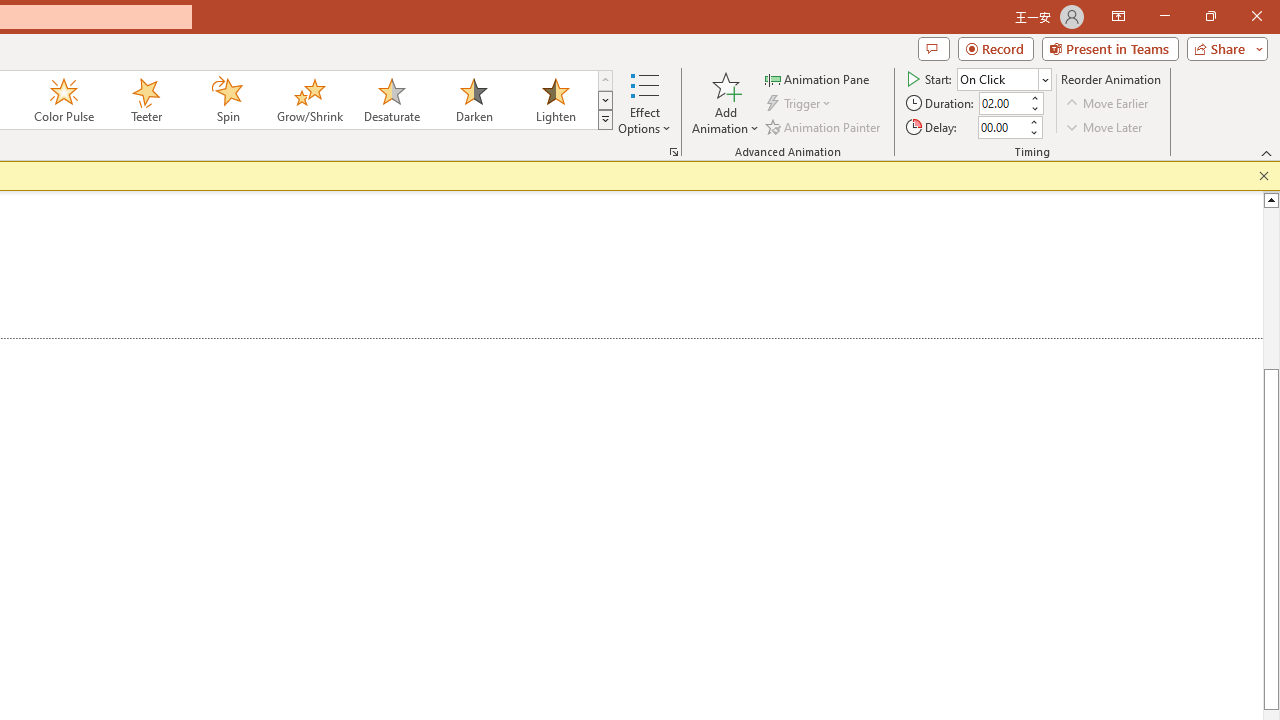 The height and width of the screenshot is (720, 1280). I want to click on 'Animation Duration', so click(1003, 103).